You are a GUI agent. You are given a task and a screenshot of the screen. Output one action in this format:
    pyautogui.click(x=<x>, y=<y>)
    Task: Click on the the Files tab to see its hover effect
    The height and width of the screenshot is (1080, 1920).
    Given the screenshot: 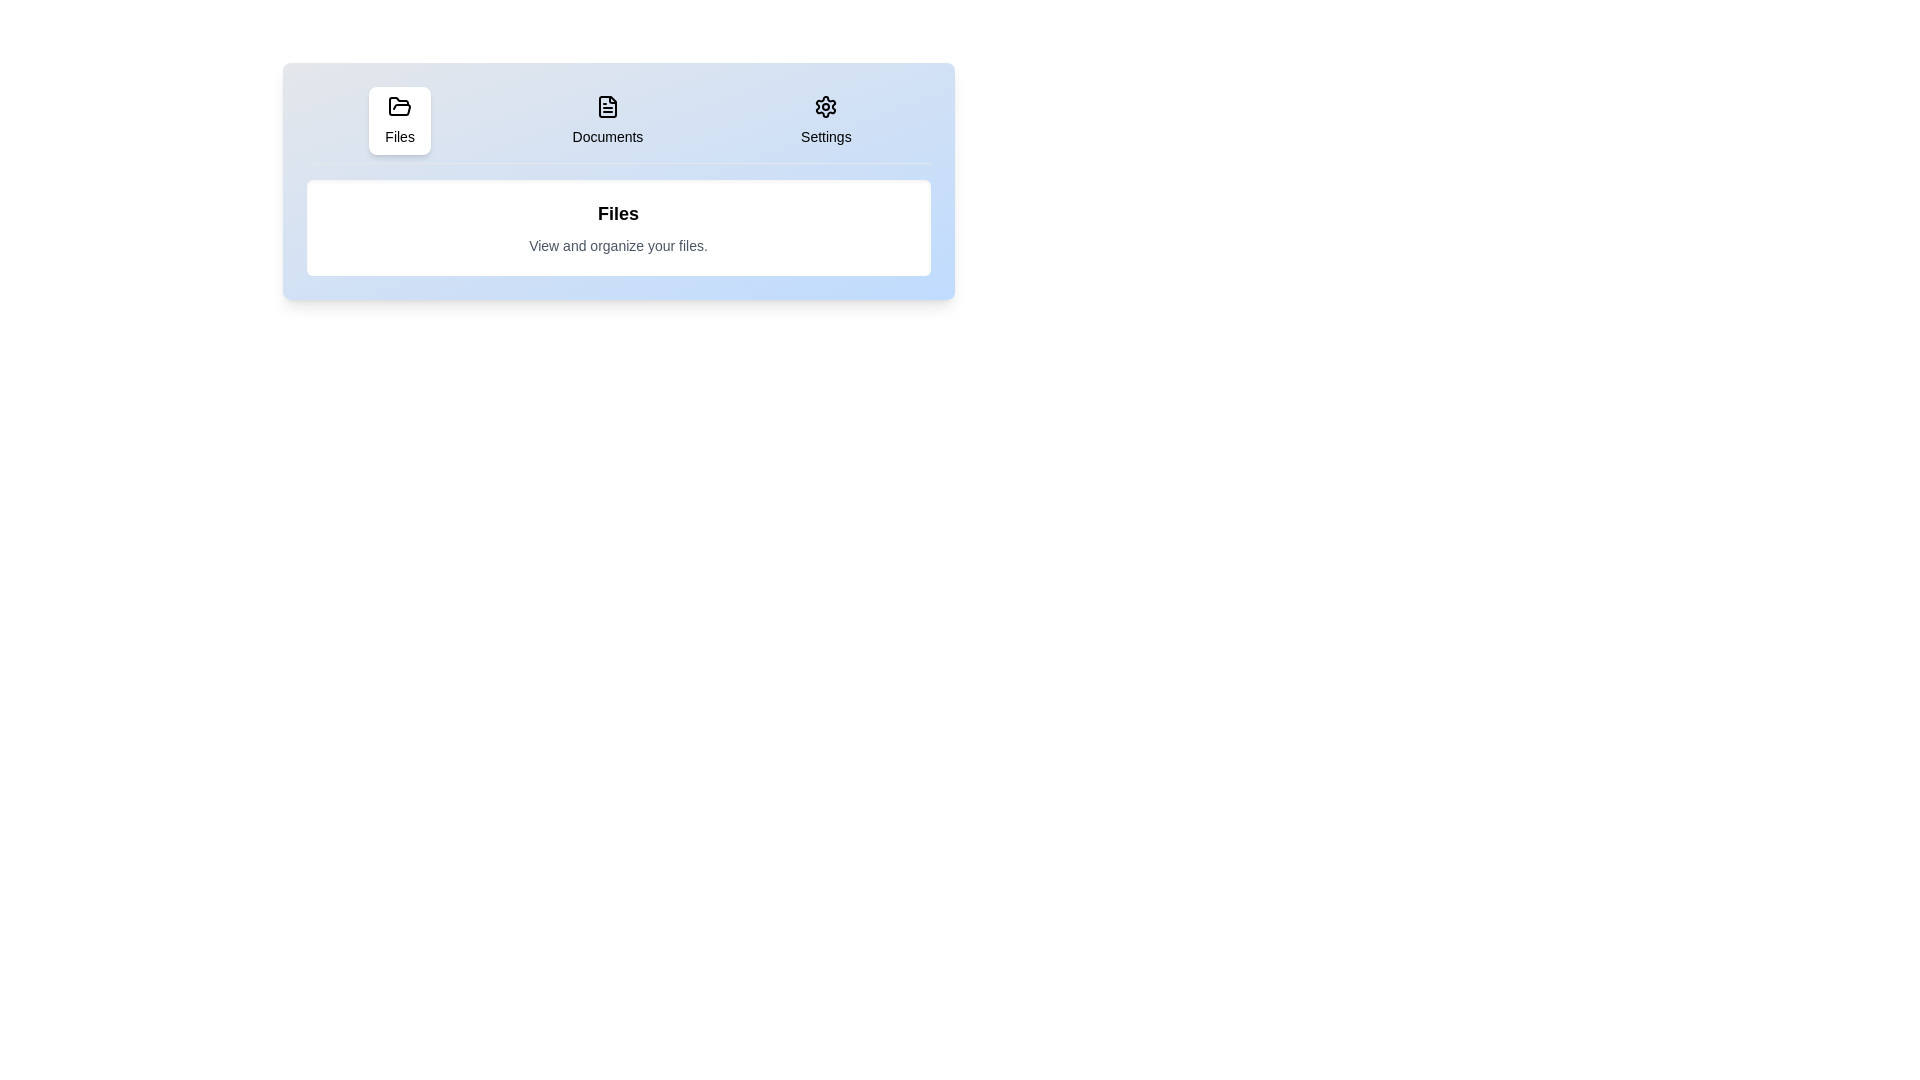 What is the action you would take?
    pyautogui.click(x=400, y=120)
    